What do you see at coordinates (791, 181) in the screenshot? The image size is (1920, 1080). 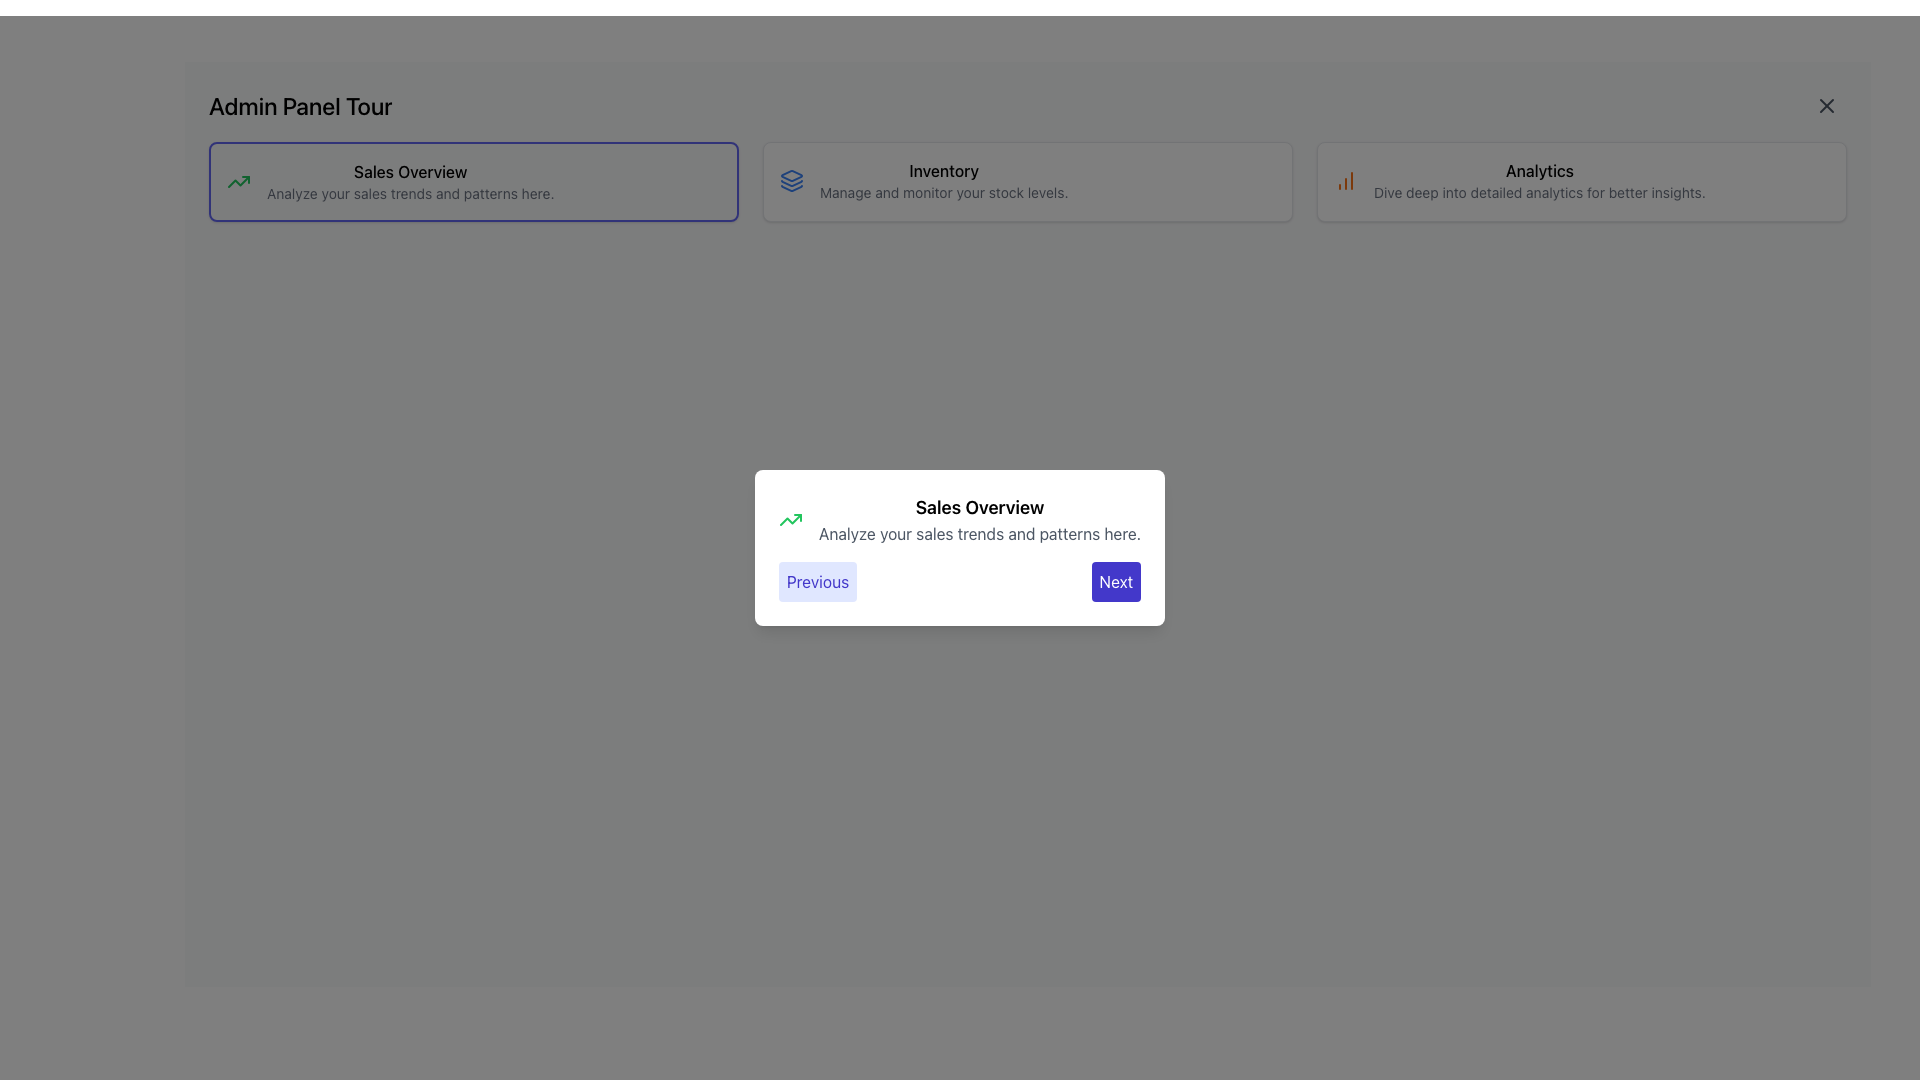 I see `the inventory management icon located on the left side of the section, which serves as a visual representation for quick association with inventory management features` at bounding box center [791, 181].